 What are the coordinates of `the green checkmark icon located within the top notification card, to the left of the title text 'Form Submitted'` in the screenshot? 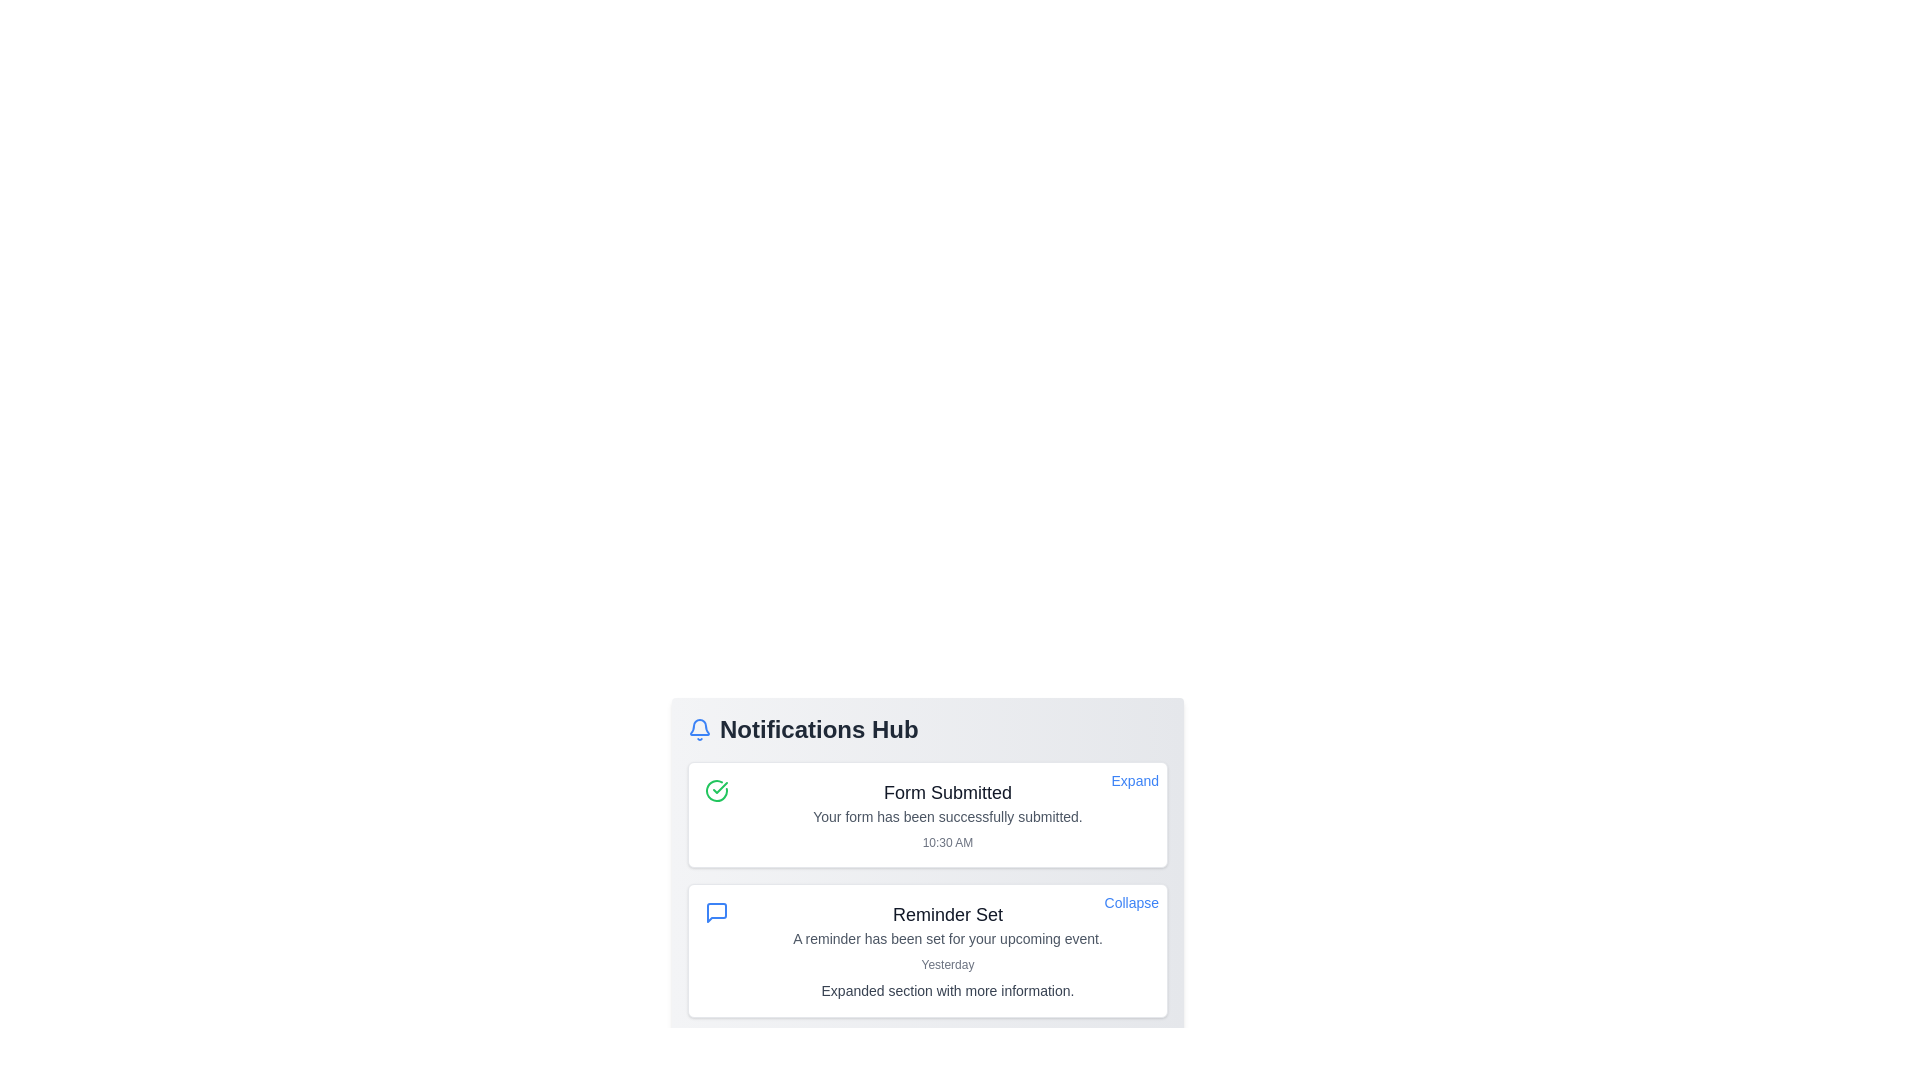 It's located at (720, 786).